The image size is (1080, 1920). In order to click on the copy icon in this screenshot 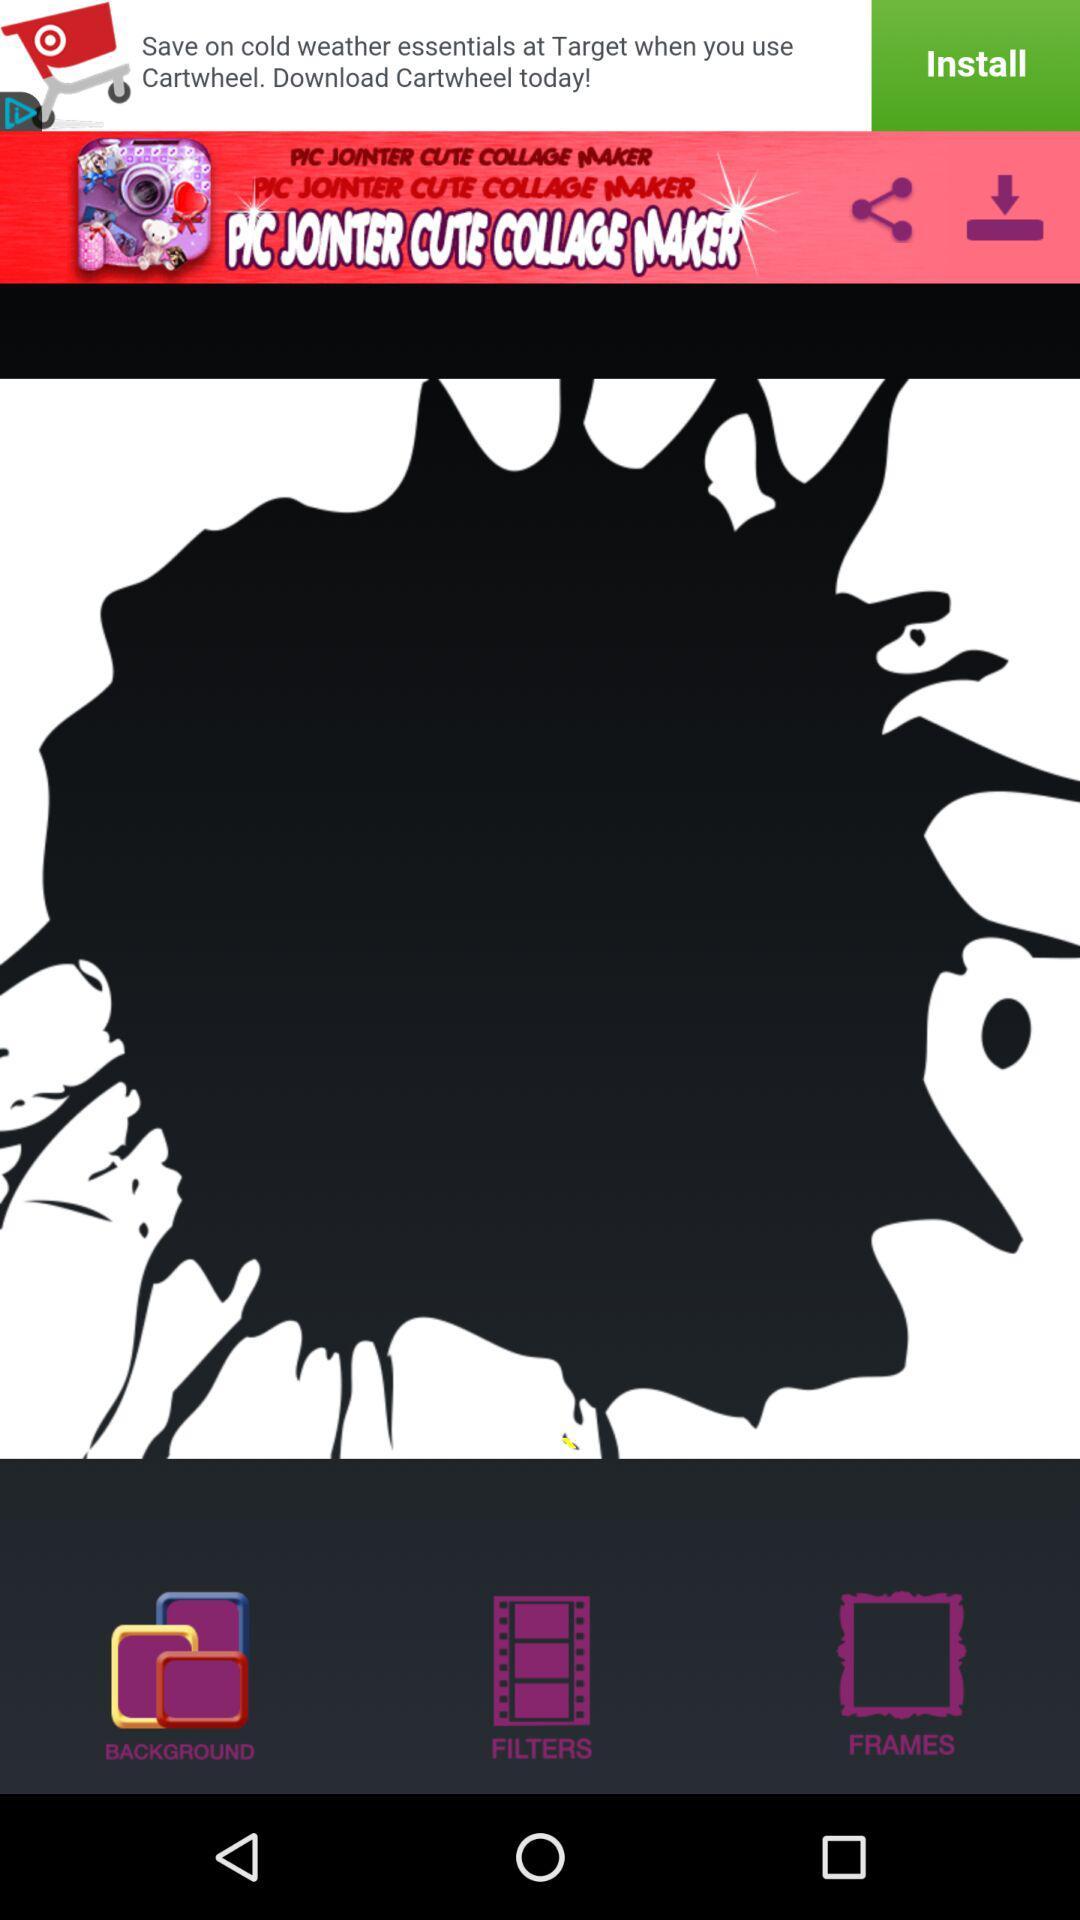, I will do `click(180, 1791)`.